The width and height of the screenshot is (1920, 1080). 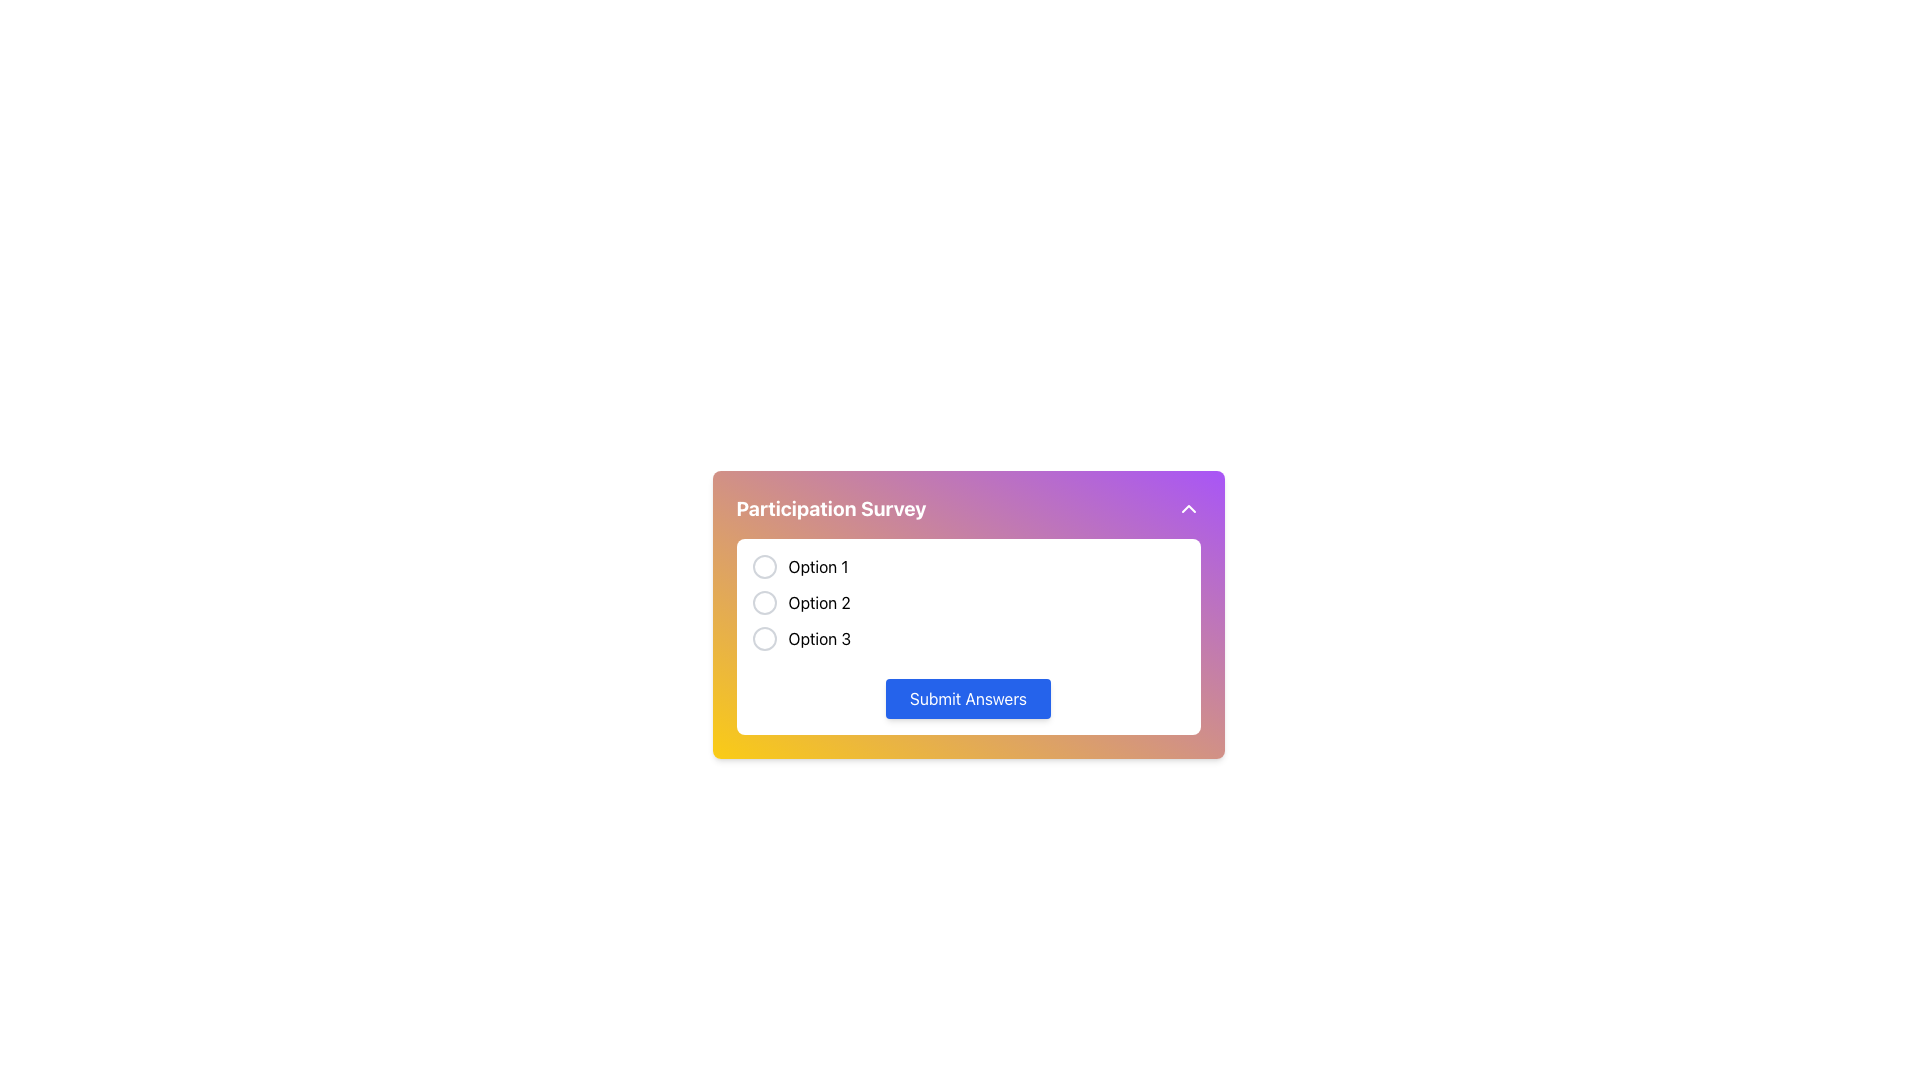 What do you see at coordinates (819, 639) in the screenshot?
I see `the label 'Option 3' which is positioned beside a circular unfilled radio button in a multiple-choice interface` at bounding box center [819, 639].